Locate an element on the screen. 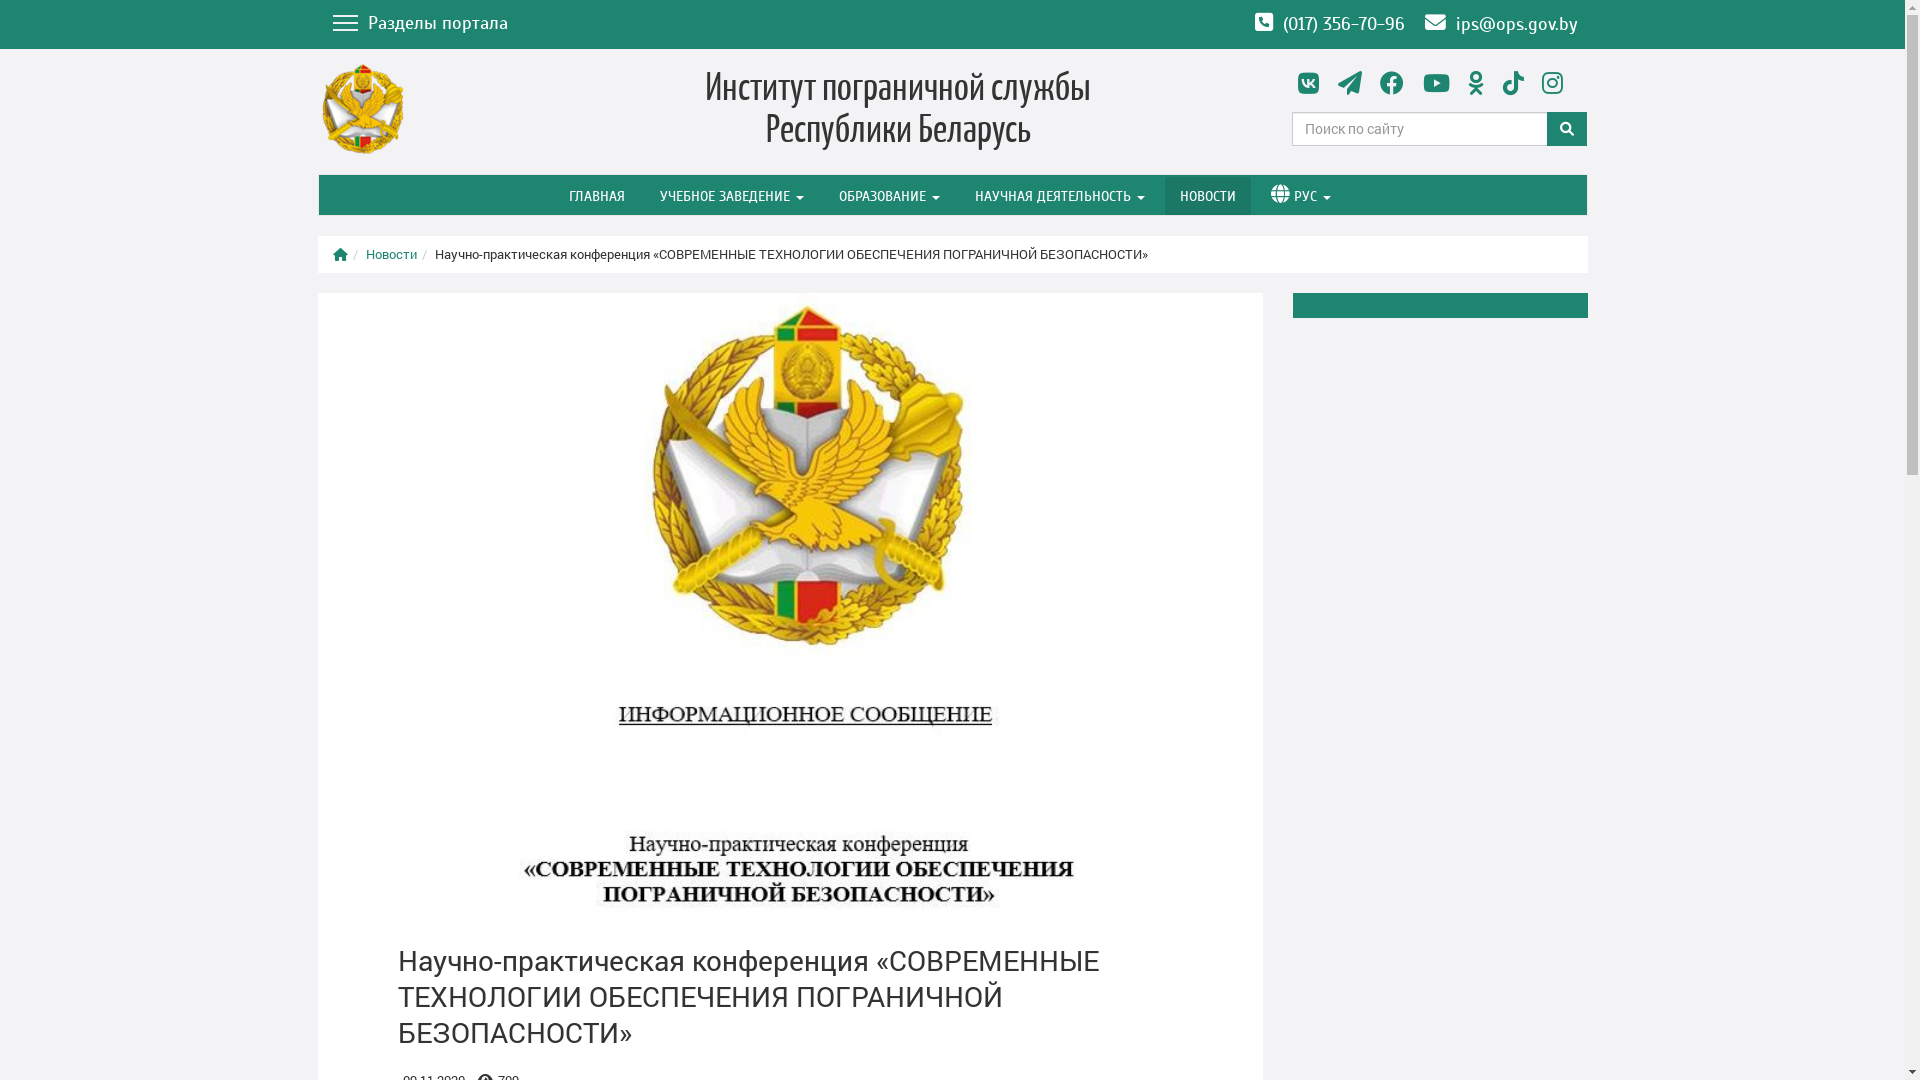  '(017) 356-70-96' is located at coordinates (1329, 24).